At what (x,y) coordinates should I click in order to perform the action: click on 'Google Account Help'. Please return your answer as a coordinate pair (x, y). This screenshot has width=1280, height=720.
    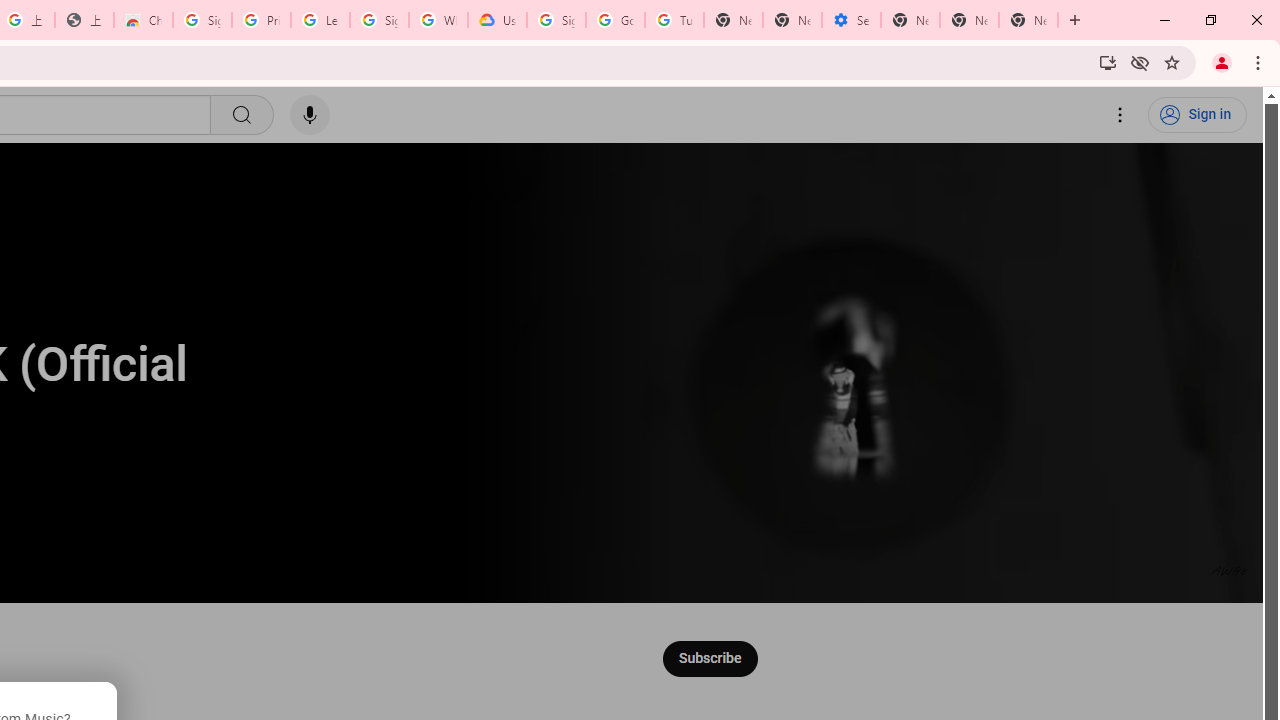
    Looking at the image, I should click on (614, 20).